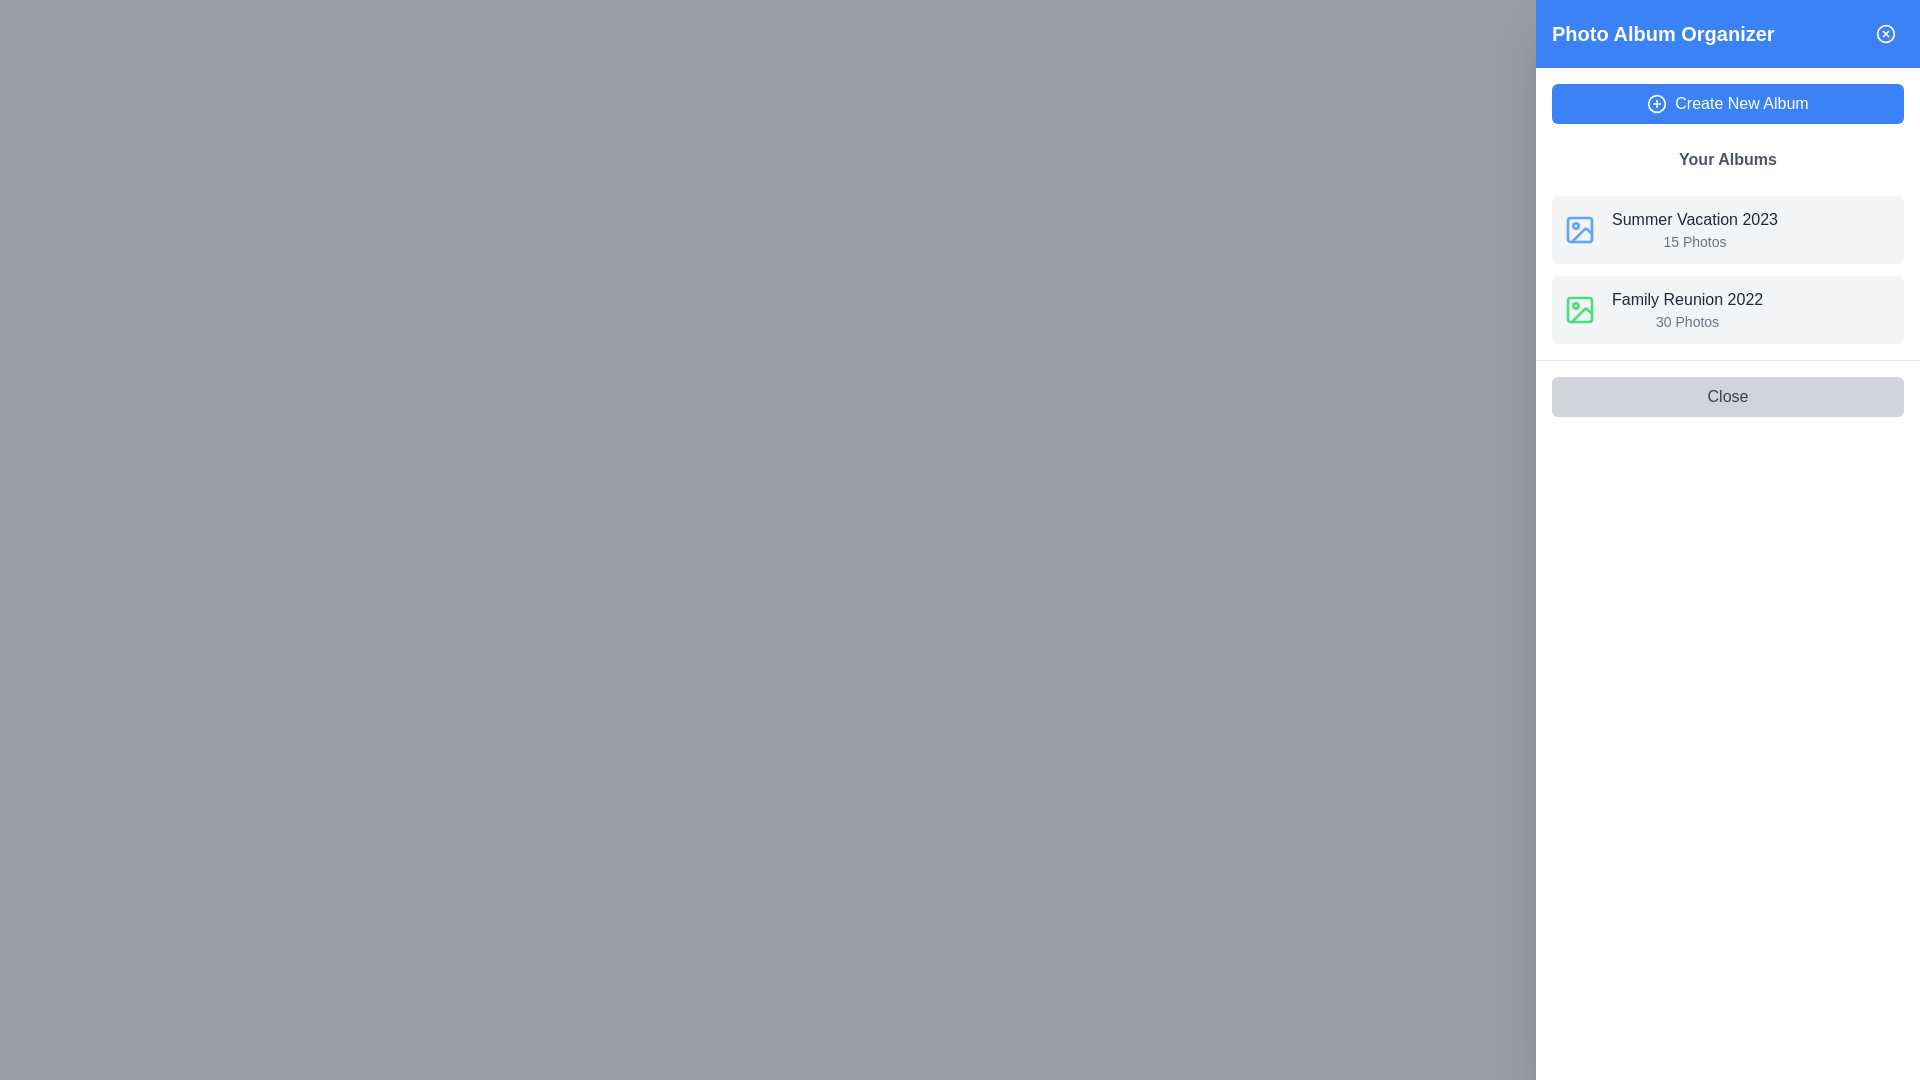  What do you see at coordinates (1663, 34) in the screenshot?
I see `text from the header of the photo album organizer application, which is located at the top-left section of the blue header bar` at bounding box center [1663, 34].